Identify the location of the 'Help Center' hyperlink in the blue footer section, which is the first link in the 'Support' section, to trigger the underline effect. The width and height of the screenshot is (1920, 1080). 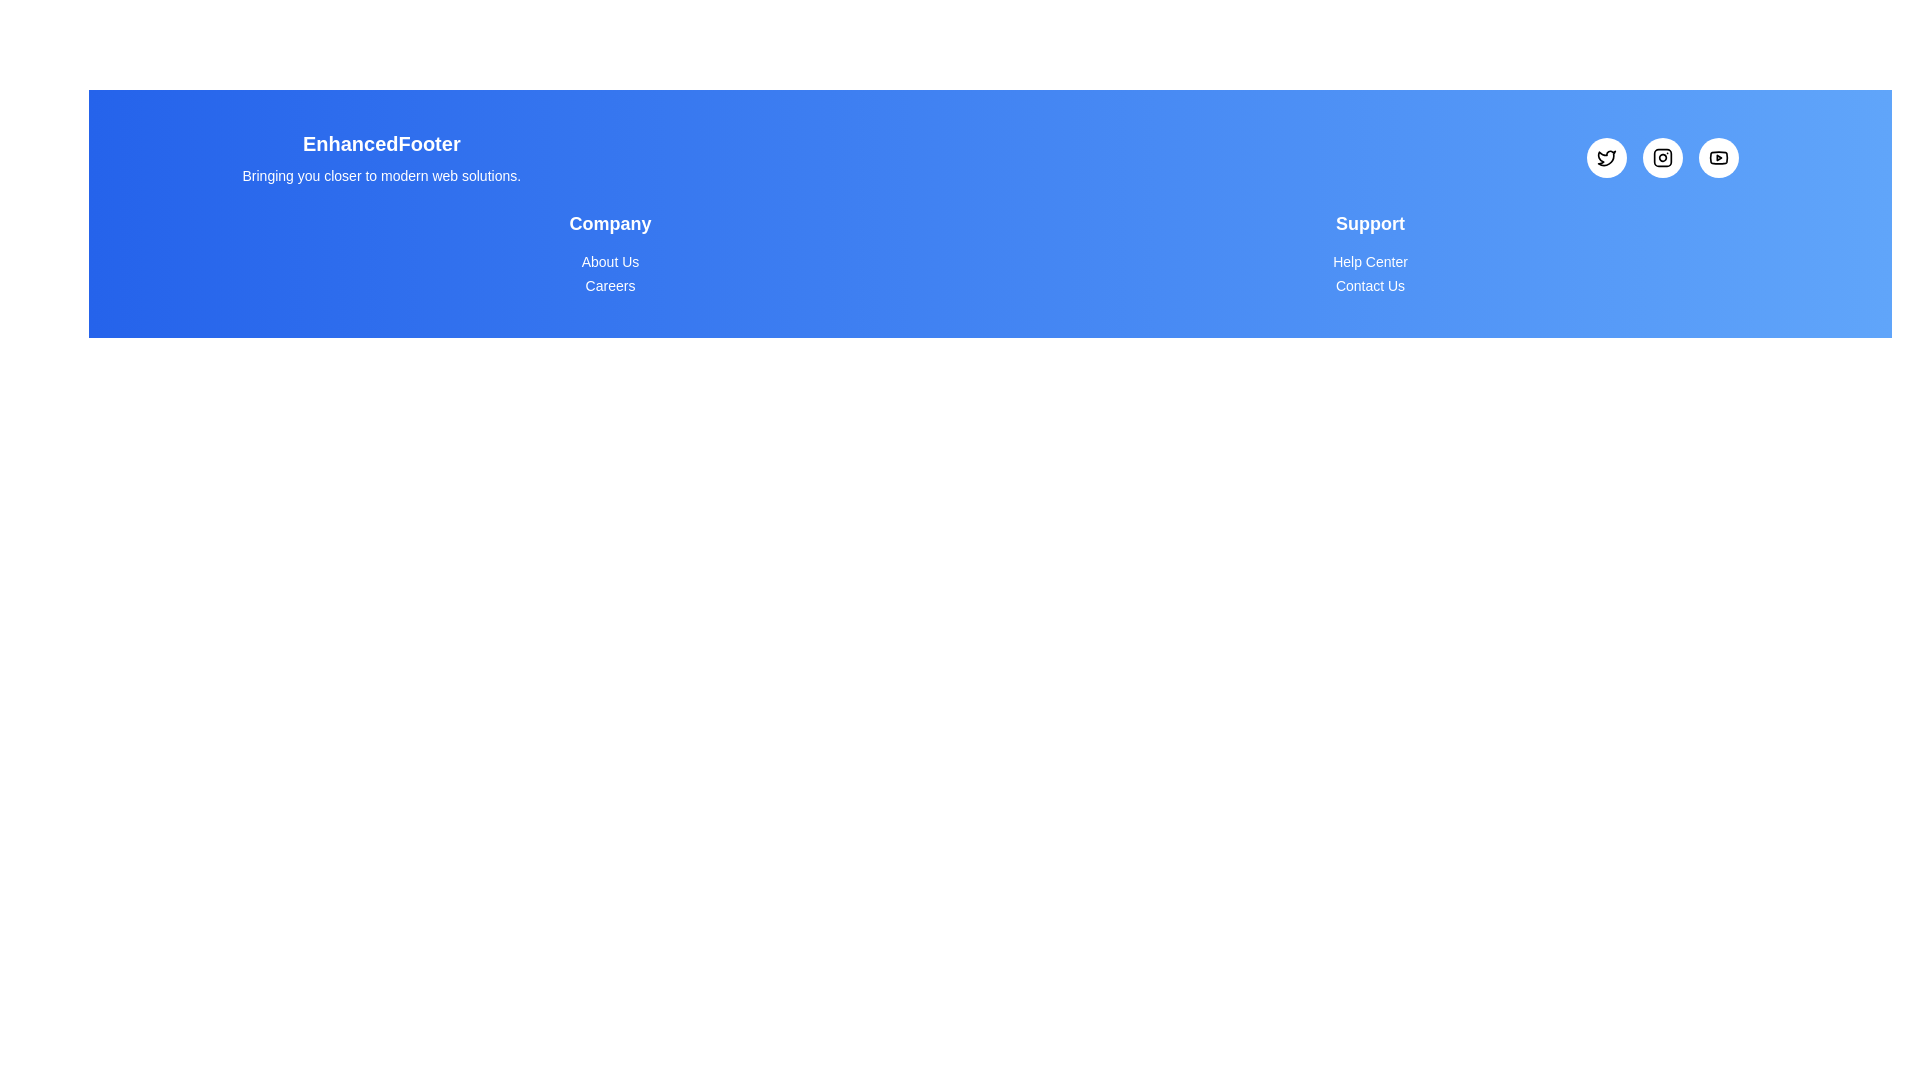
(1369, 261).